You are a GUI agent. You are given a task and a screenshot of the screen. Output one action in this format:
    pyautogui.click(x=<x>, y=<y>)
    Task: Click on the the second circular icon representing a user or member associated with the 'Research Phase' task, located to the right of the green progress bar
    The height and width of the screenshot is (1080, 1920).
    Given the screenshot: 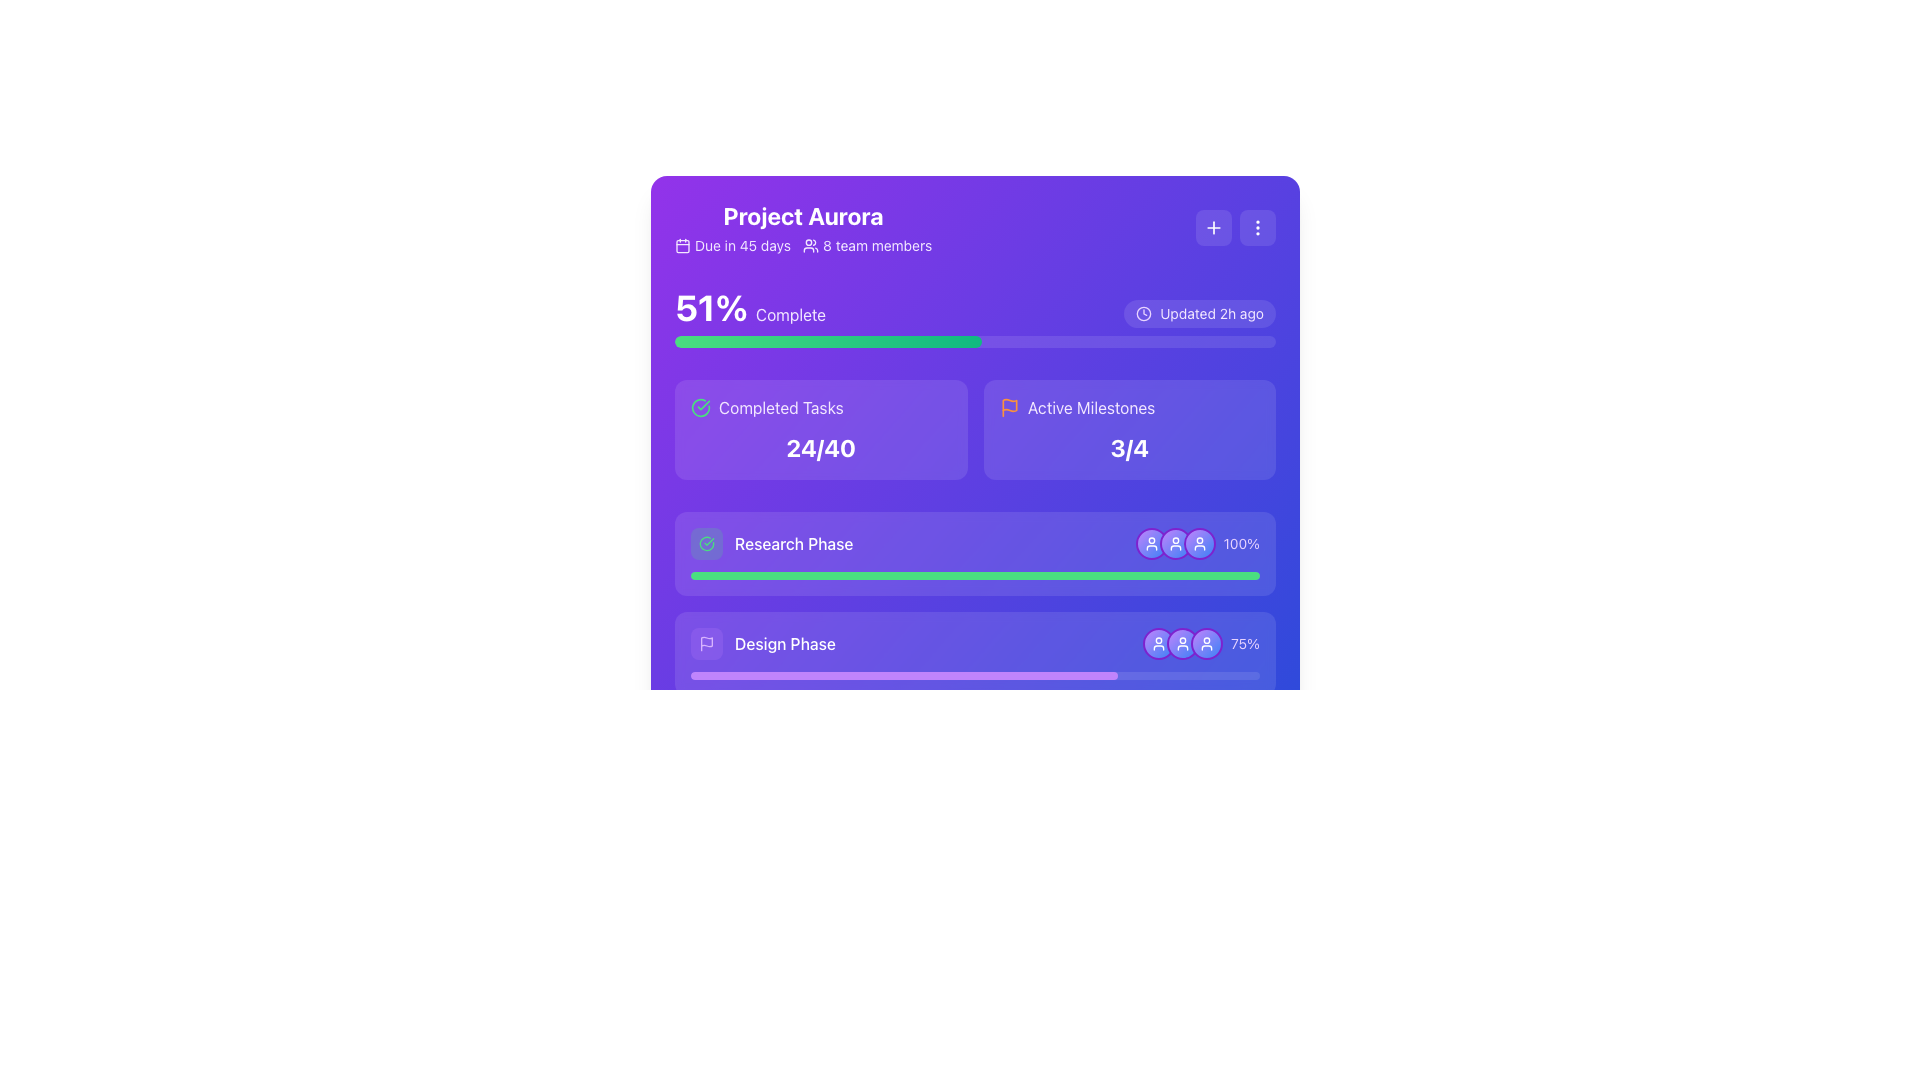 What is the action you would take?
    pyautogui.click(x=1175, y=543)
    